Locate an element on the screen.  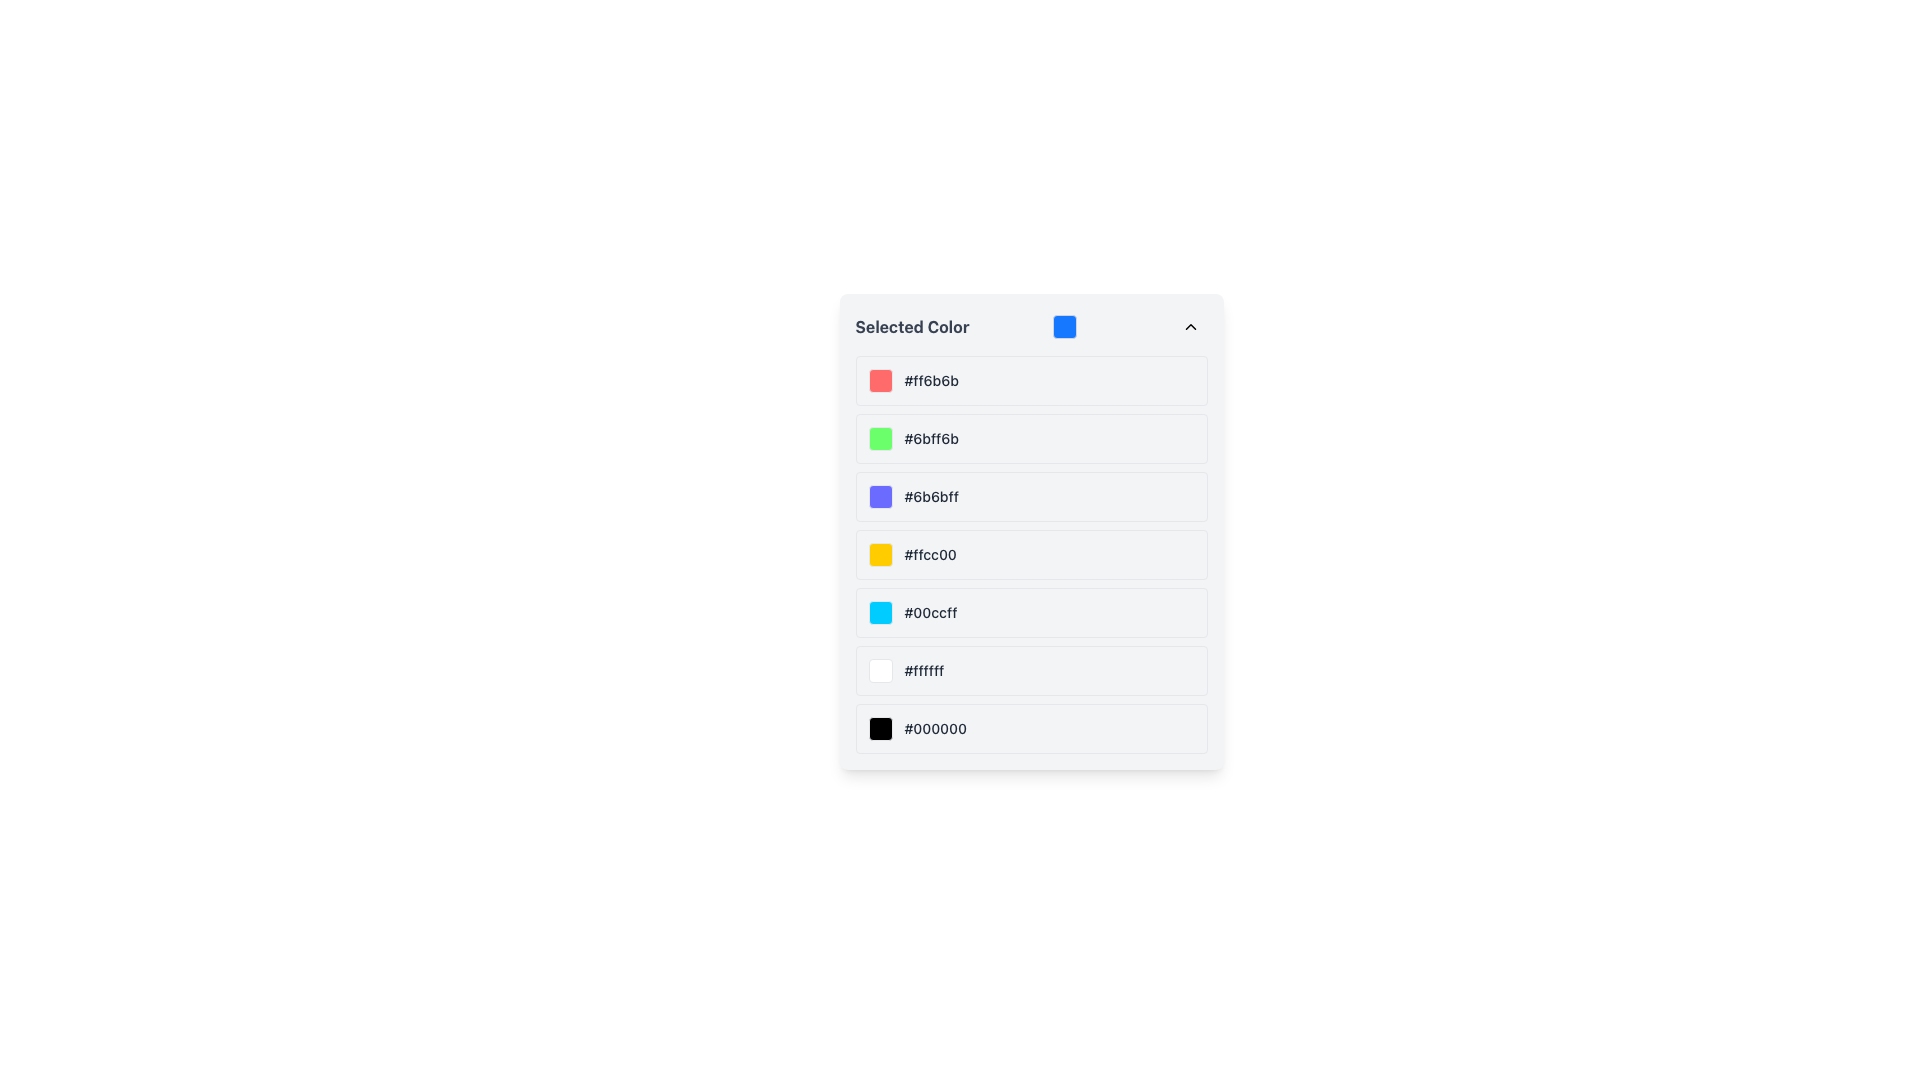
the third selectable color swatch item in the 'Selected Color' list is located at coordinates (1031, 496).